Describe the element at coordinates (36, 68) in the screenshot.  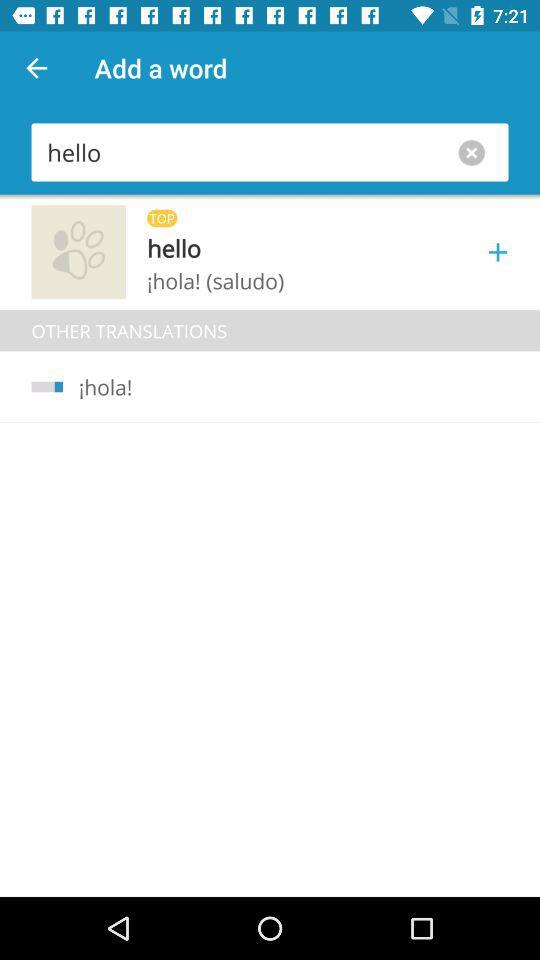
I see `icon next to the add a word app` at that location.